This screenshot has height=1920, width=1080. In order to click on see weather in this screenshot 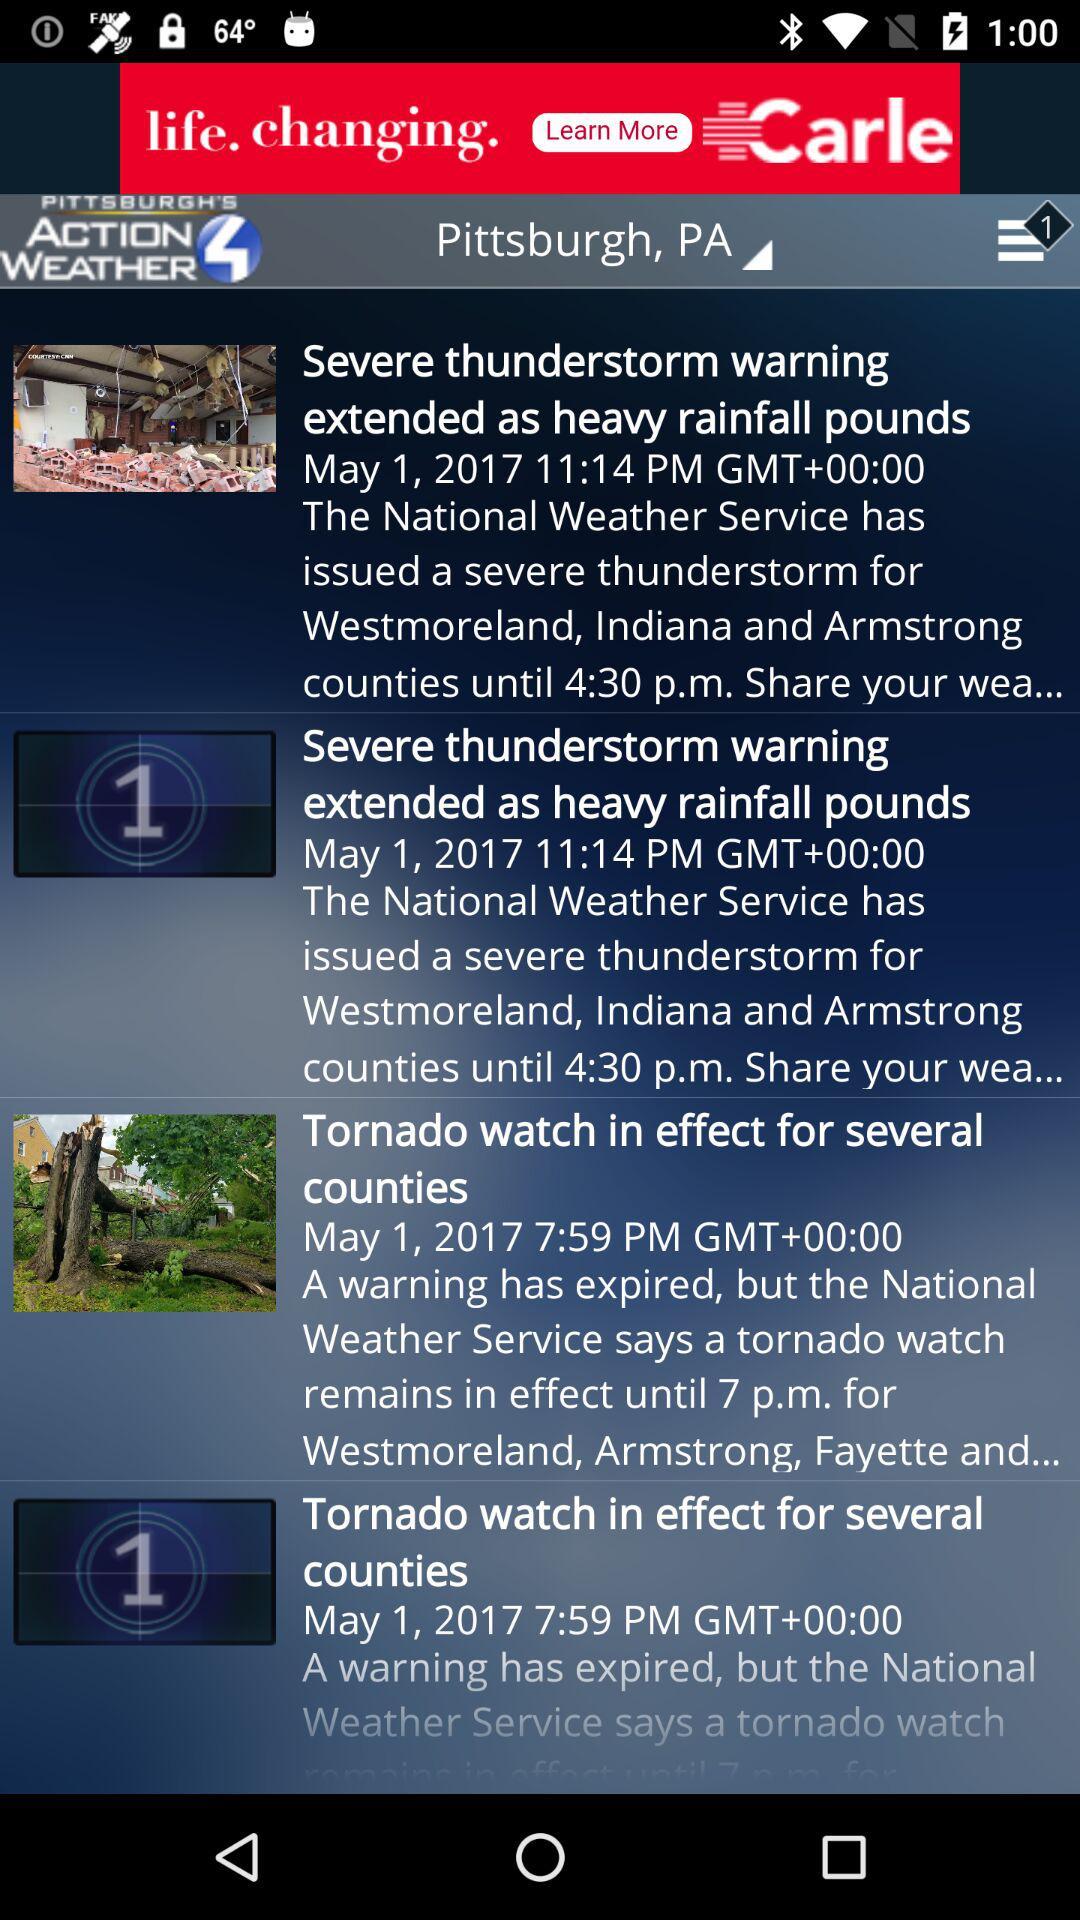, I will do `click(131, 240)`.